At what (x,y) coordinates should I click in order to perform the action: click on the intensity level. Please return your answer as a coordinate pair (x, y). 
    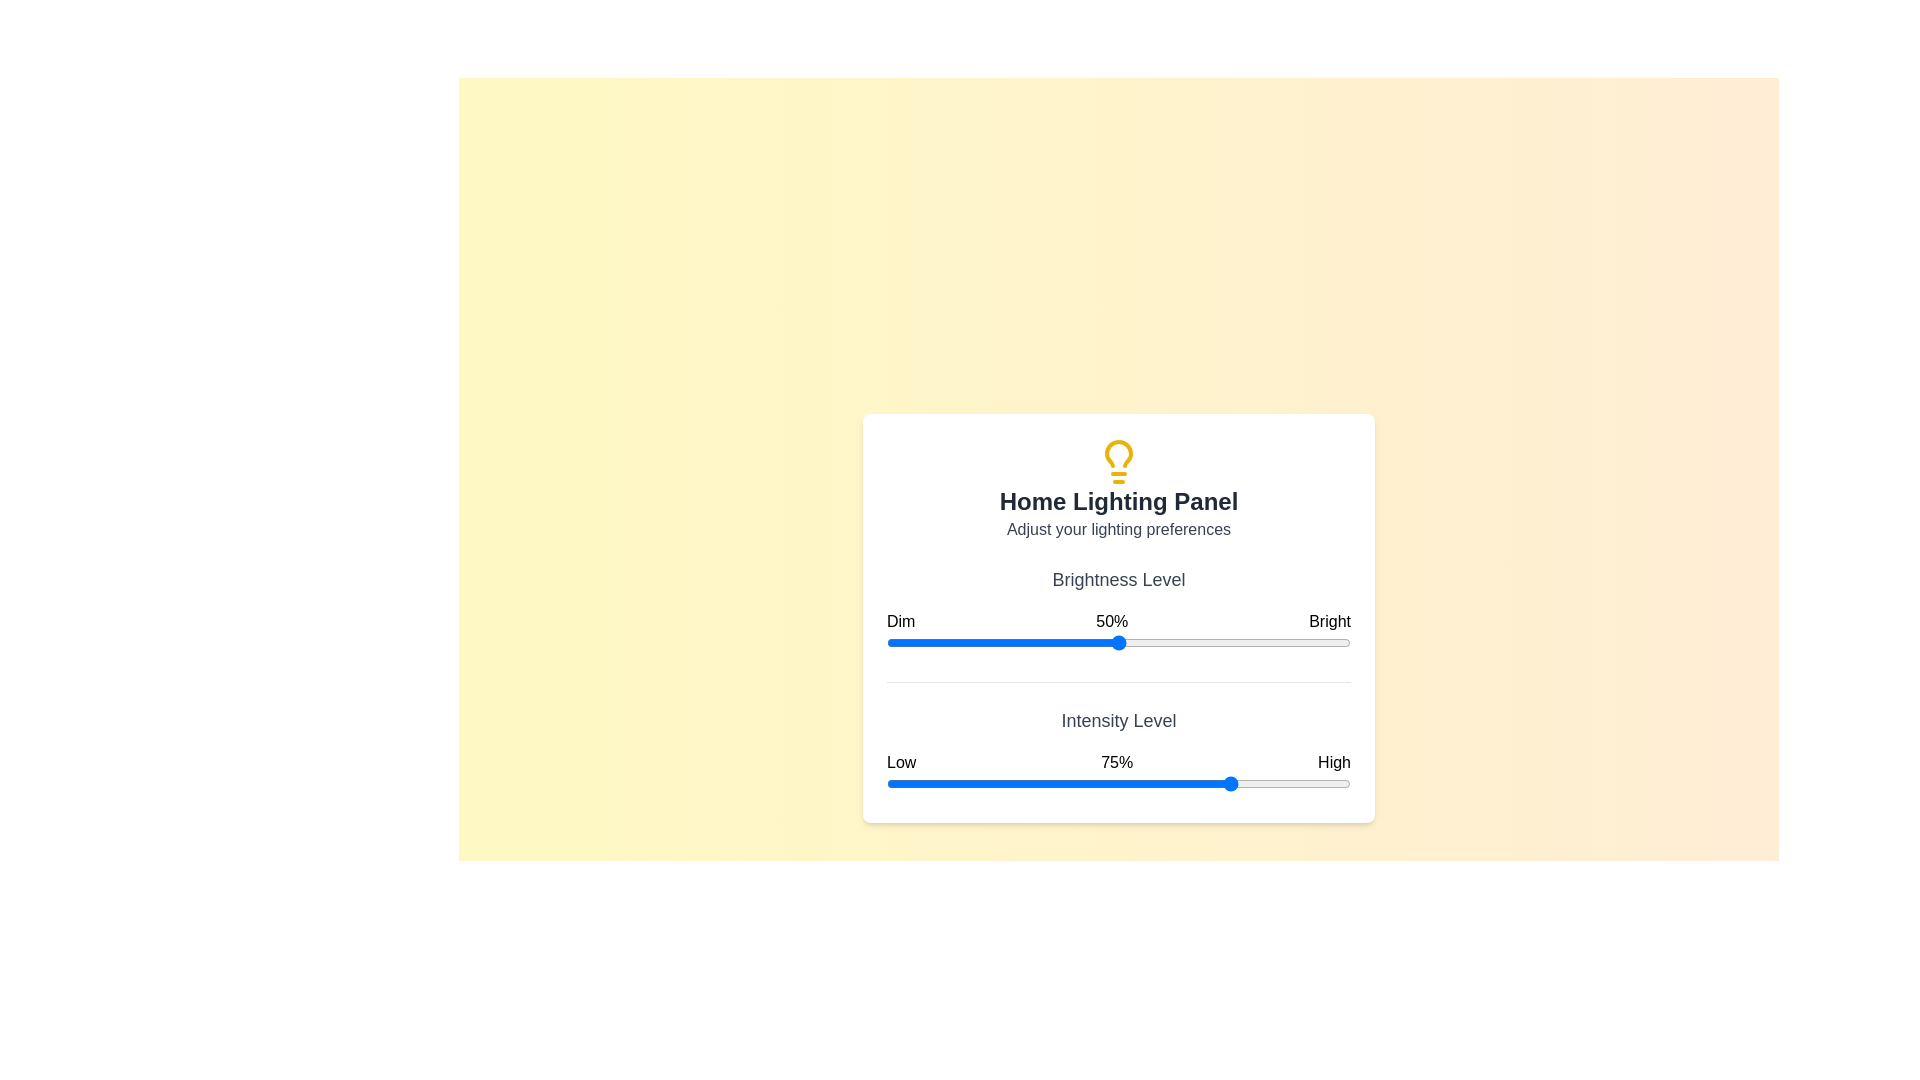
    Looking at the image, I should click on (1048, 782).